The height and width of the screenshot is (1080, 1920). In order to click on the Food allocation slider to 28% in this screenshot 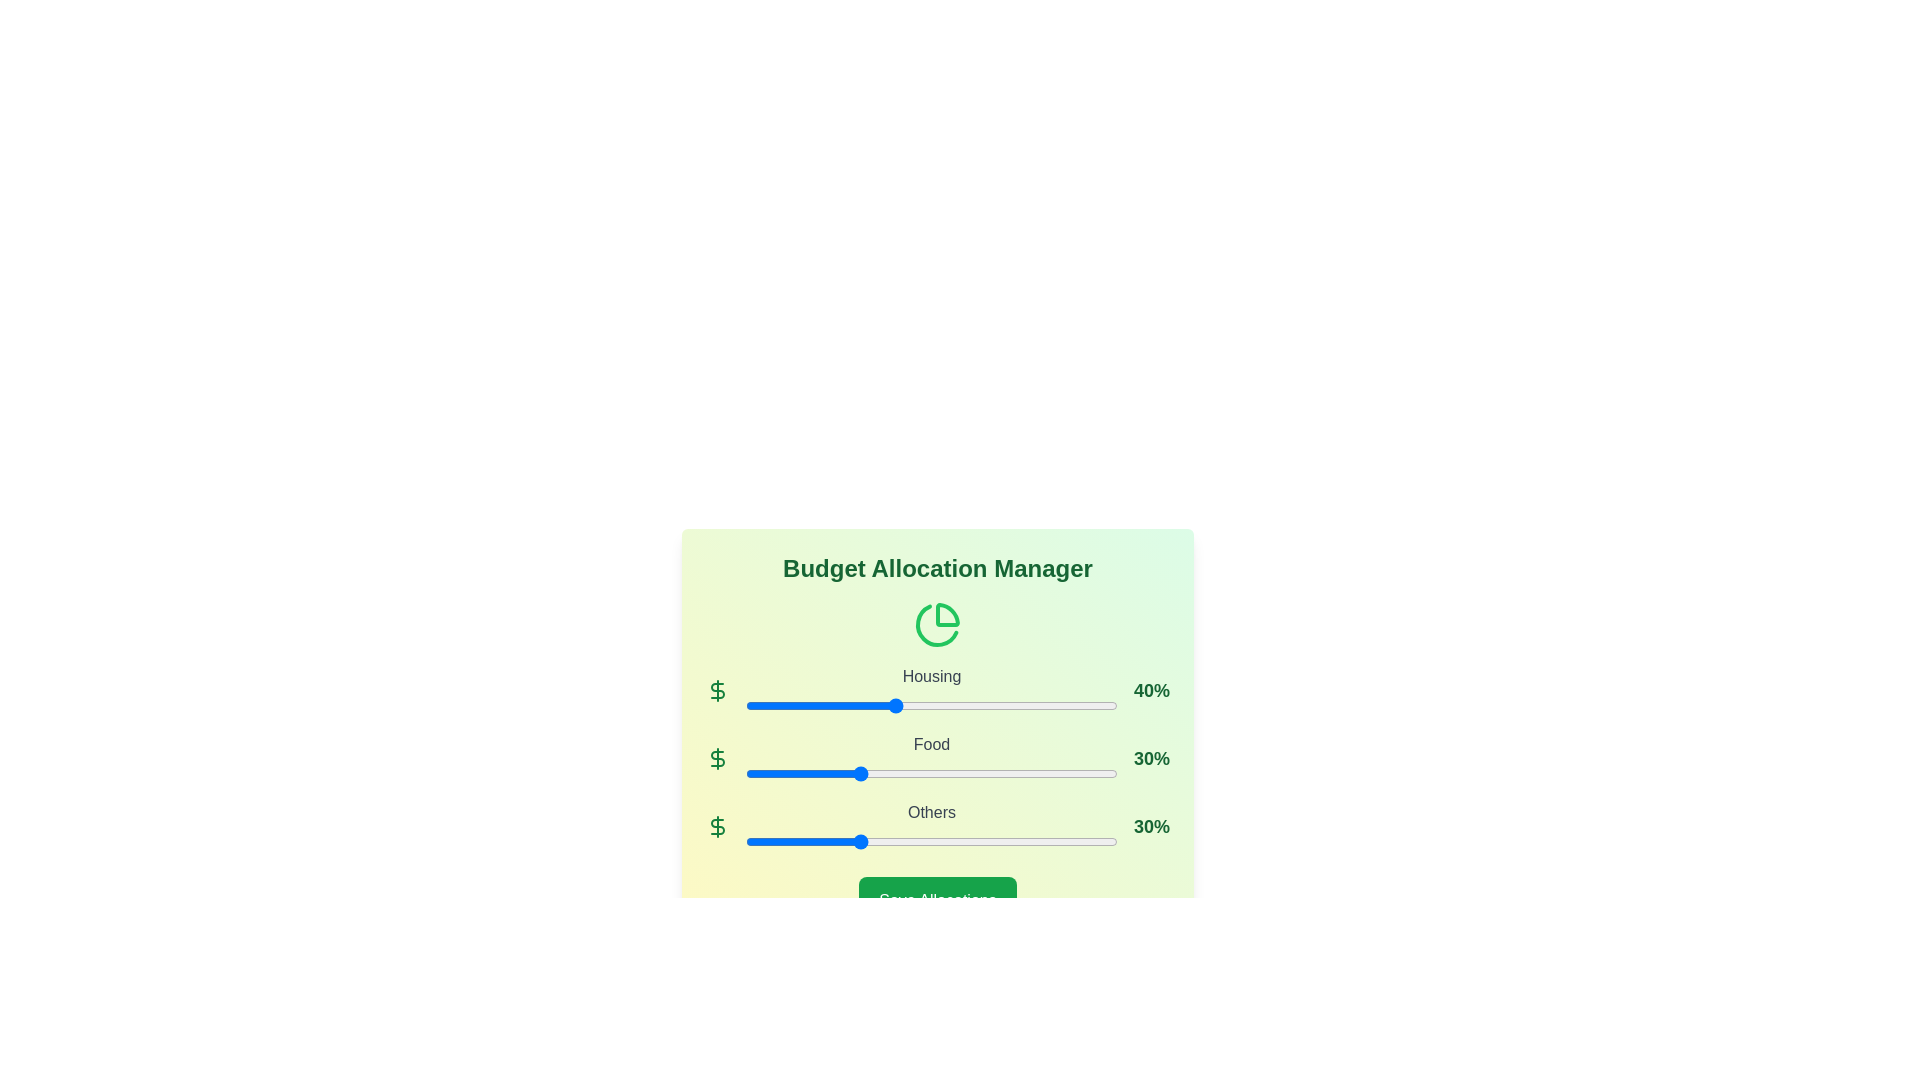, I will do `click(850, 773)`.